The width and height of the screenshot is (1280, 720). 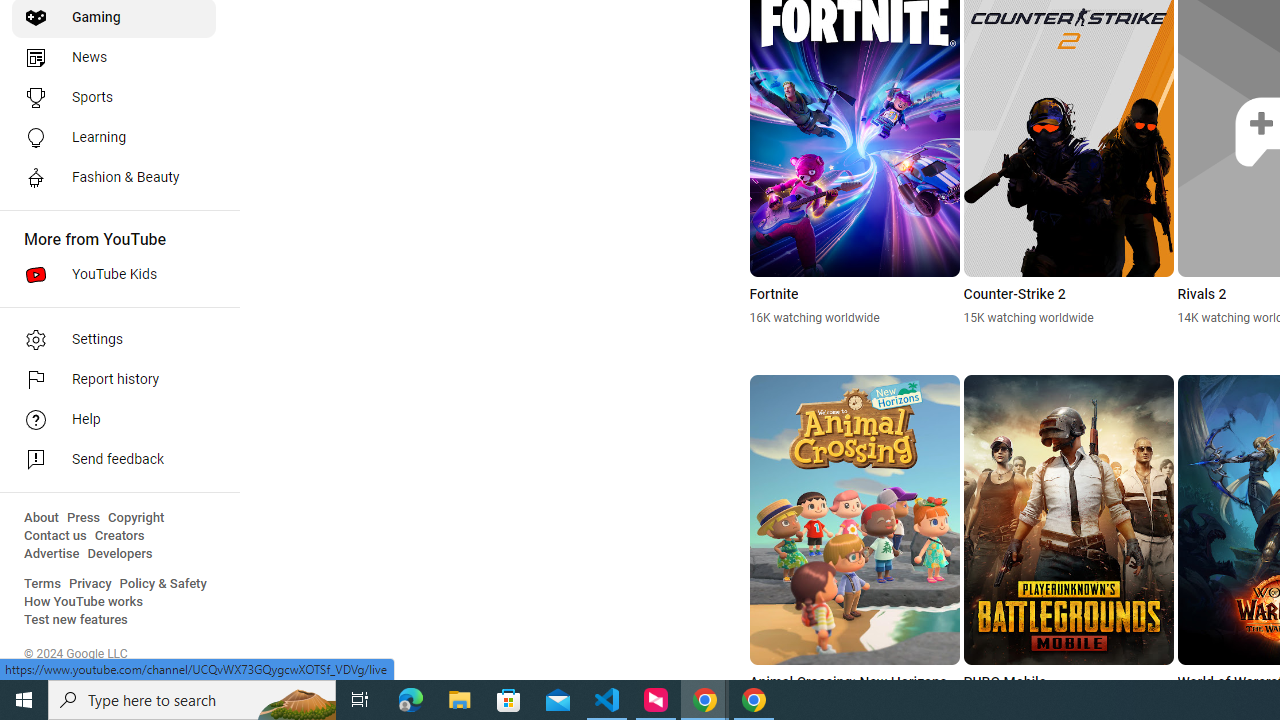 What do you see at coordinates (112, 176) in the screenshot?
I see `'Fashion & Beauty'` at bounding box center [112, 176].